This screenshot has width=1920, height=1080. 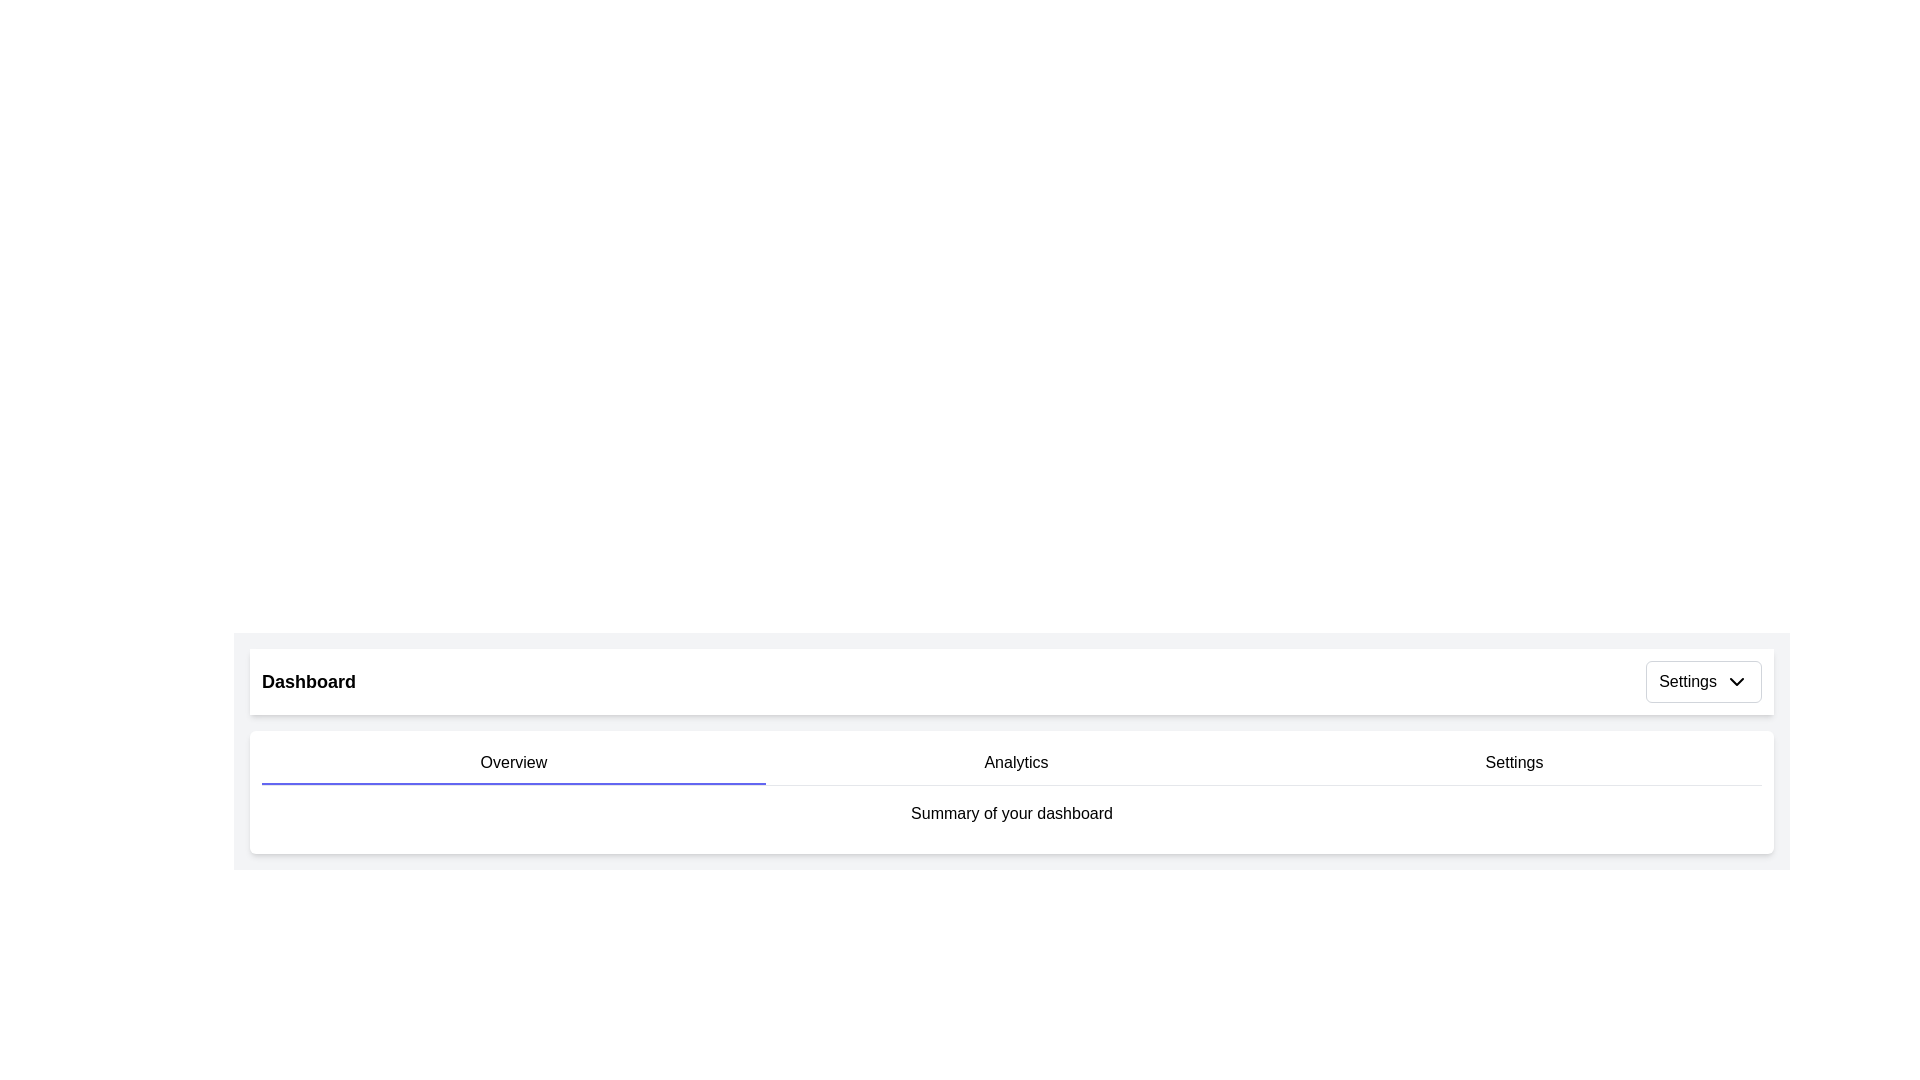 What do you see at coordinates (1016, 763) in the screenshot?
I see `the 'Analytics' label in the navigation bar` at bounding box center [1016, 763].